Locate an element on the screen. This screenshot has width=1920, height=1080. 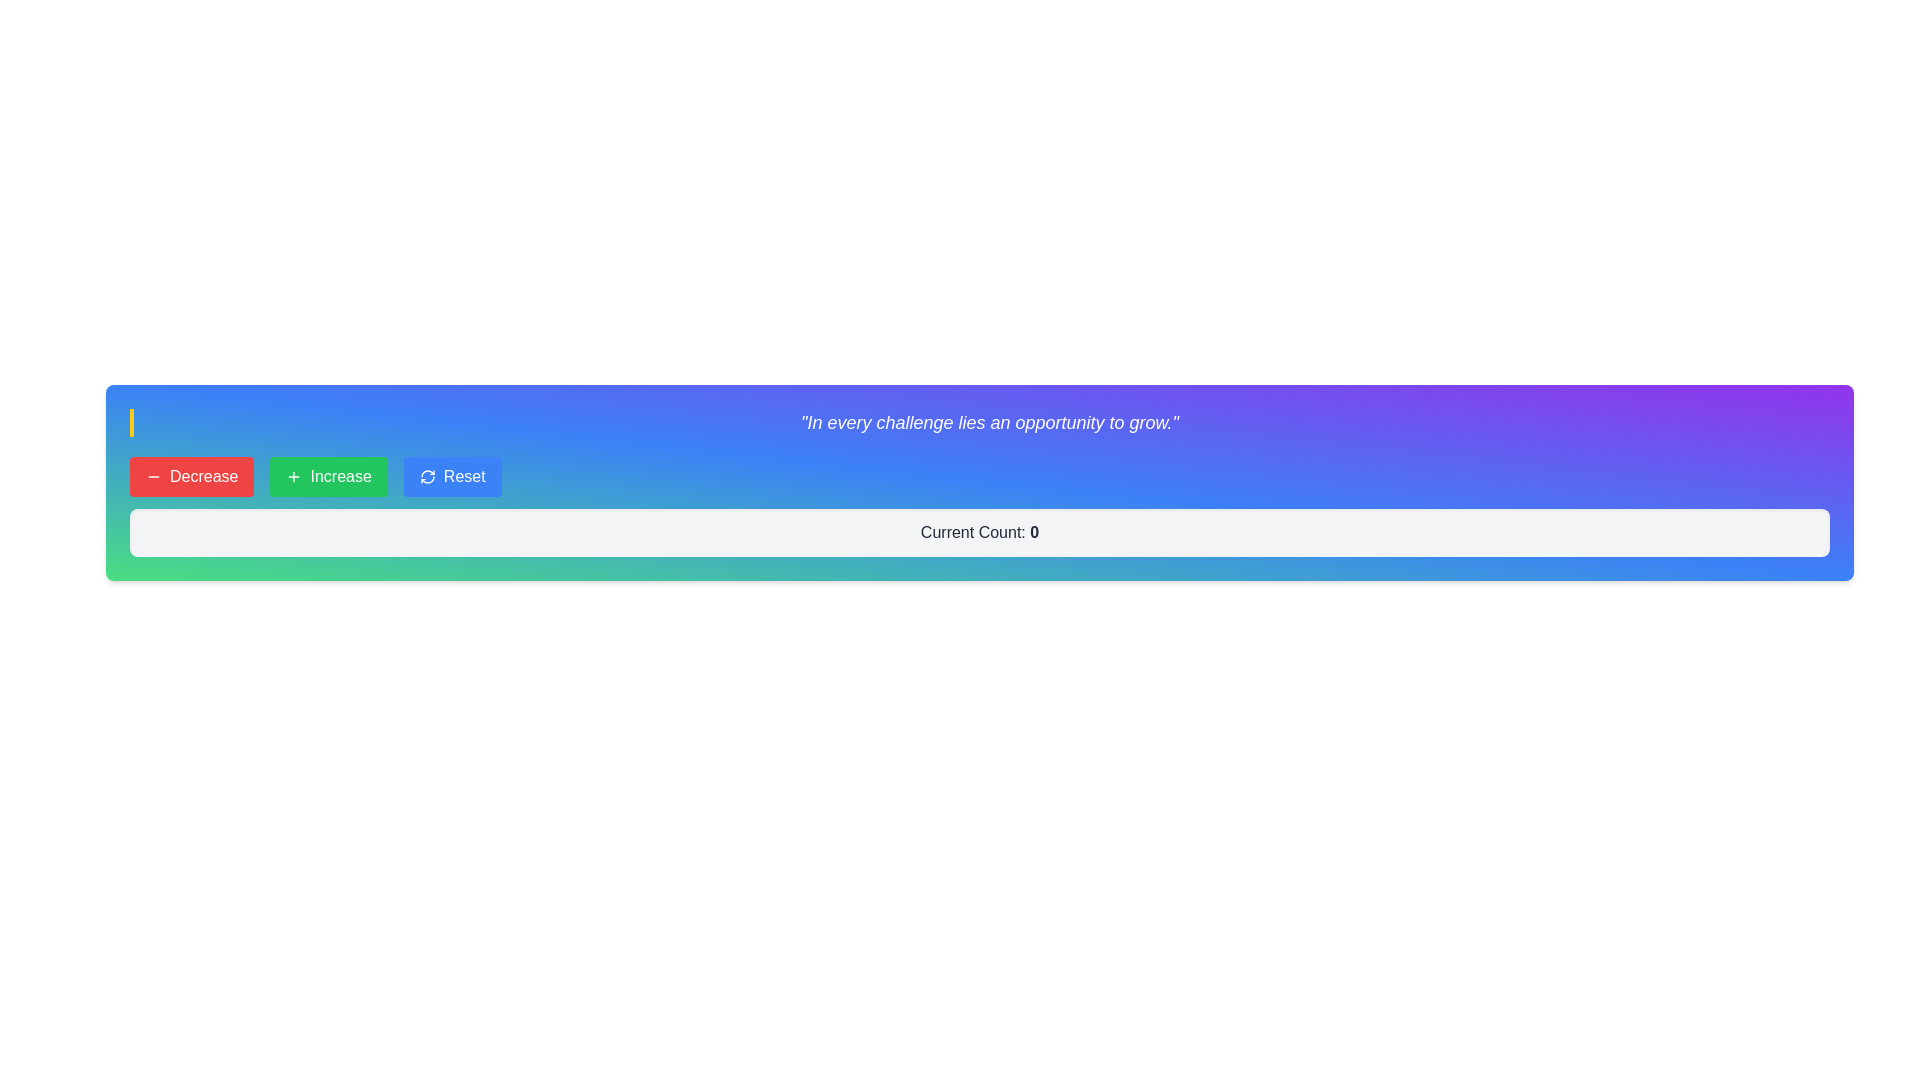
the 'Decrease' button which contains the horizontally centered red Minus icon, located in the top bar of the interface is located at coordinates (152, 477).